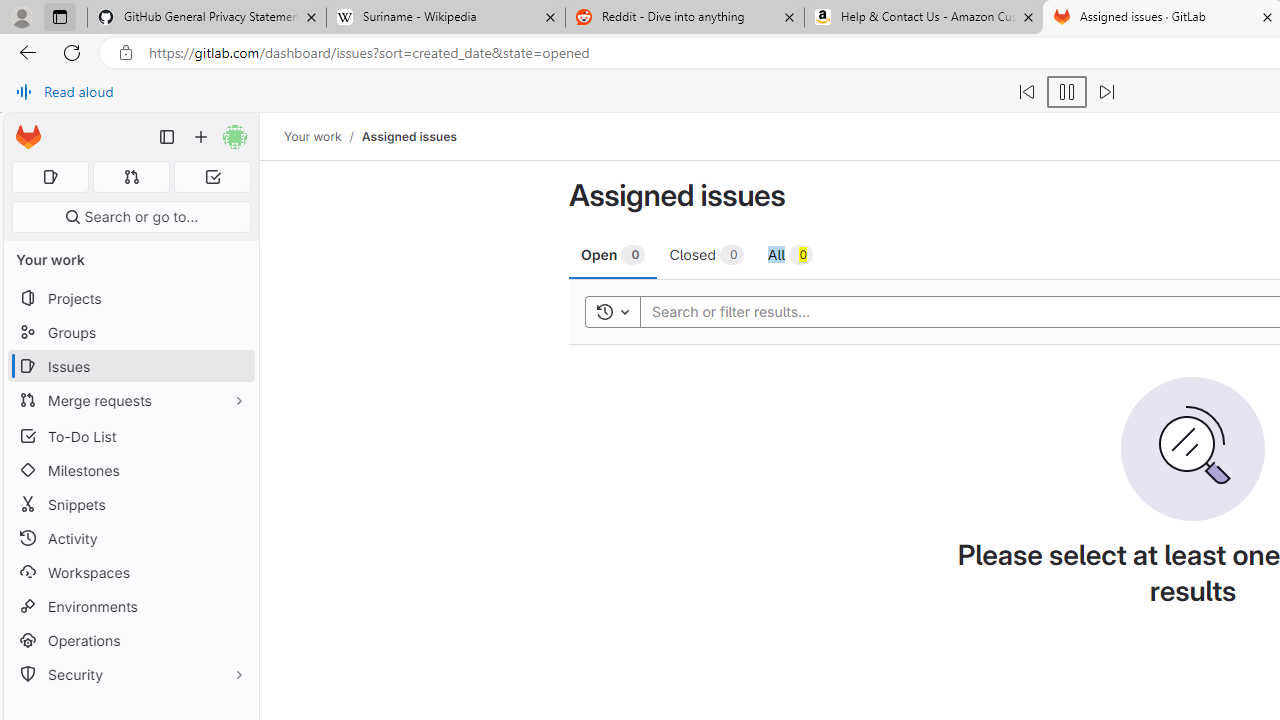 This screenshot has height=720, width=1280. Describe the element at coordinates (130, 674) in the screenshot. I see `'Security'` at that location.